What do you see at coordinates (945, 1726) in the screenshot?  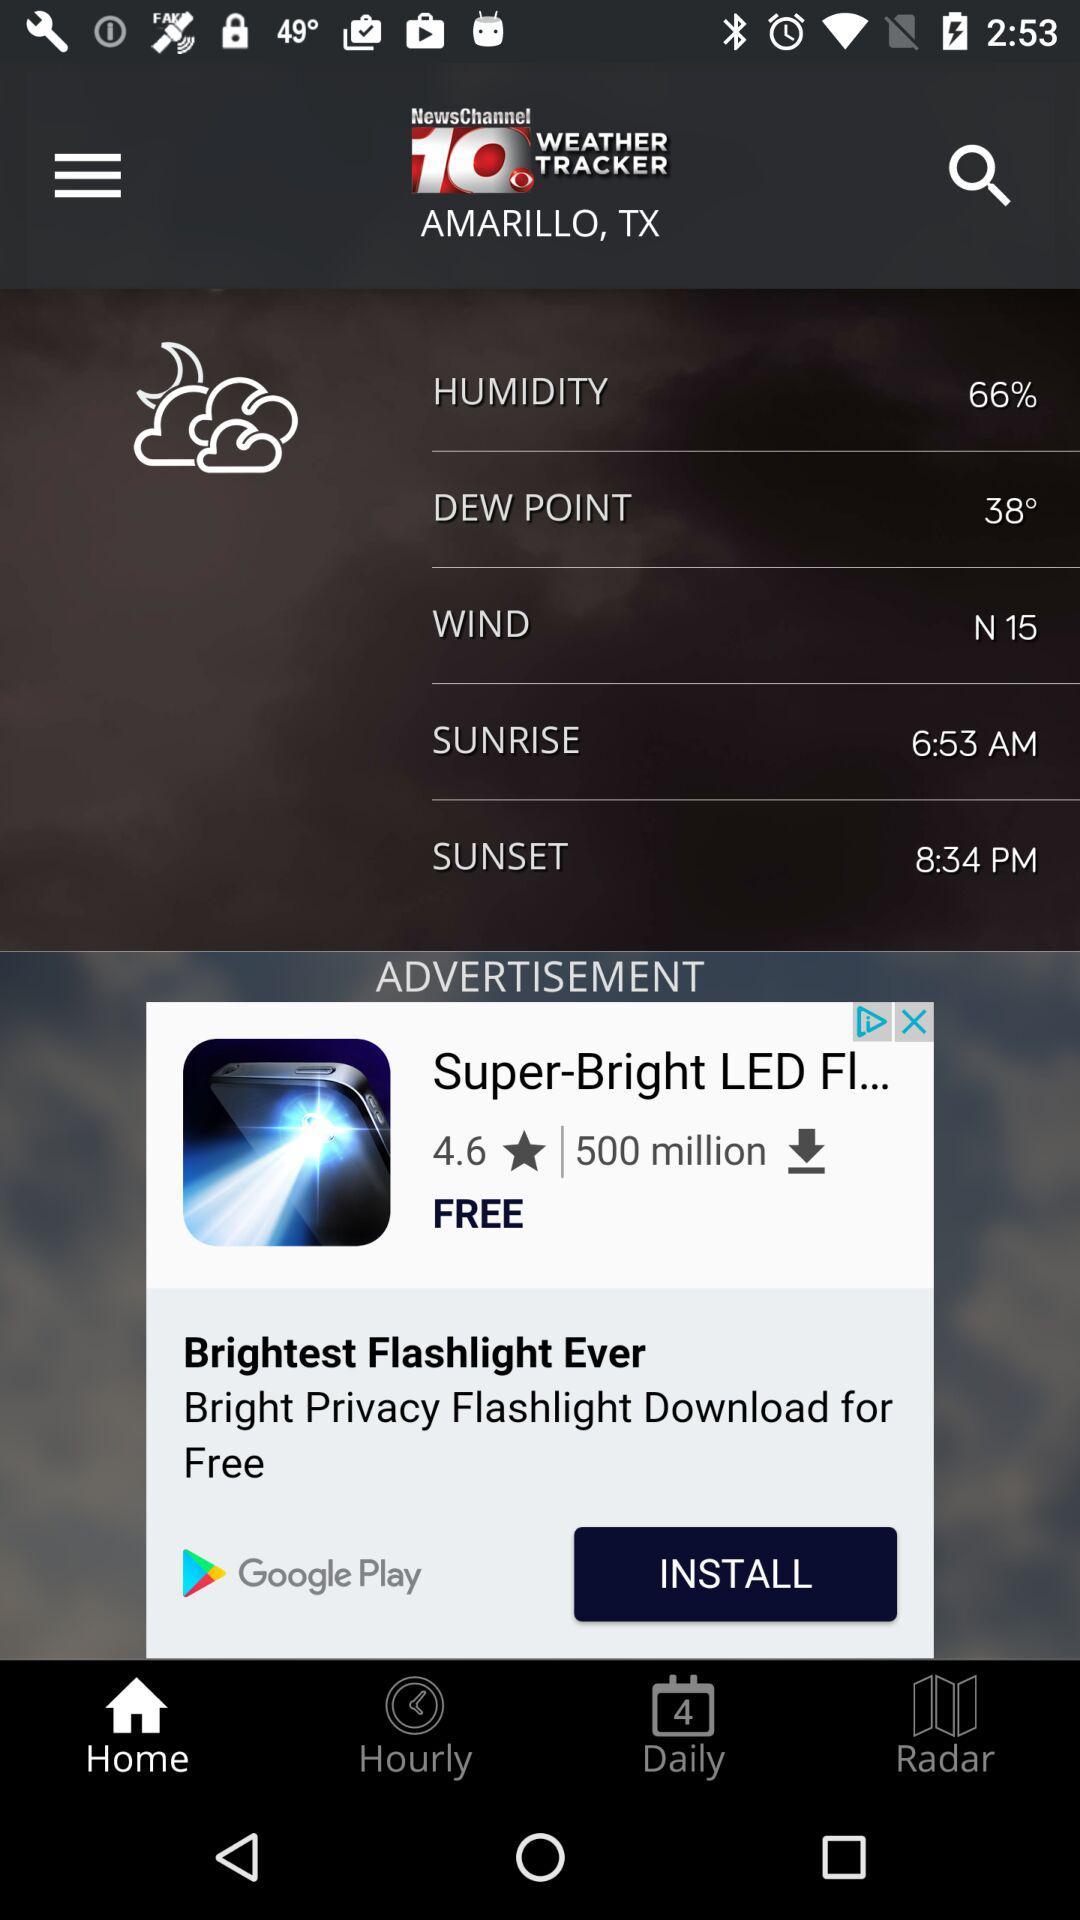 I see `the item to the right of daily item` at bounding box center [945, 1726].